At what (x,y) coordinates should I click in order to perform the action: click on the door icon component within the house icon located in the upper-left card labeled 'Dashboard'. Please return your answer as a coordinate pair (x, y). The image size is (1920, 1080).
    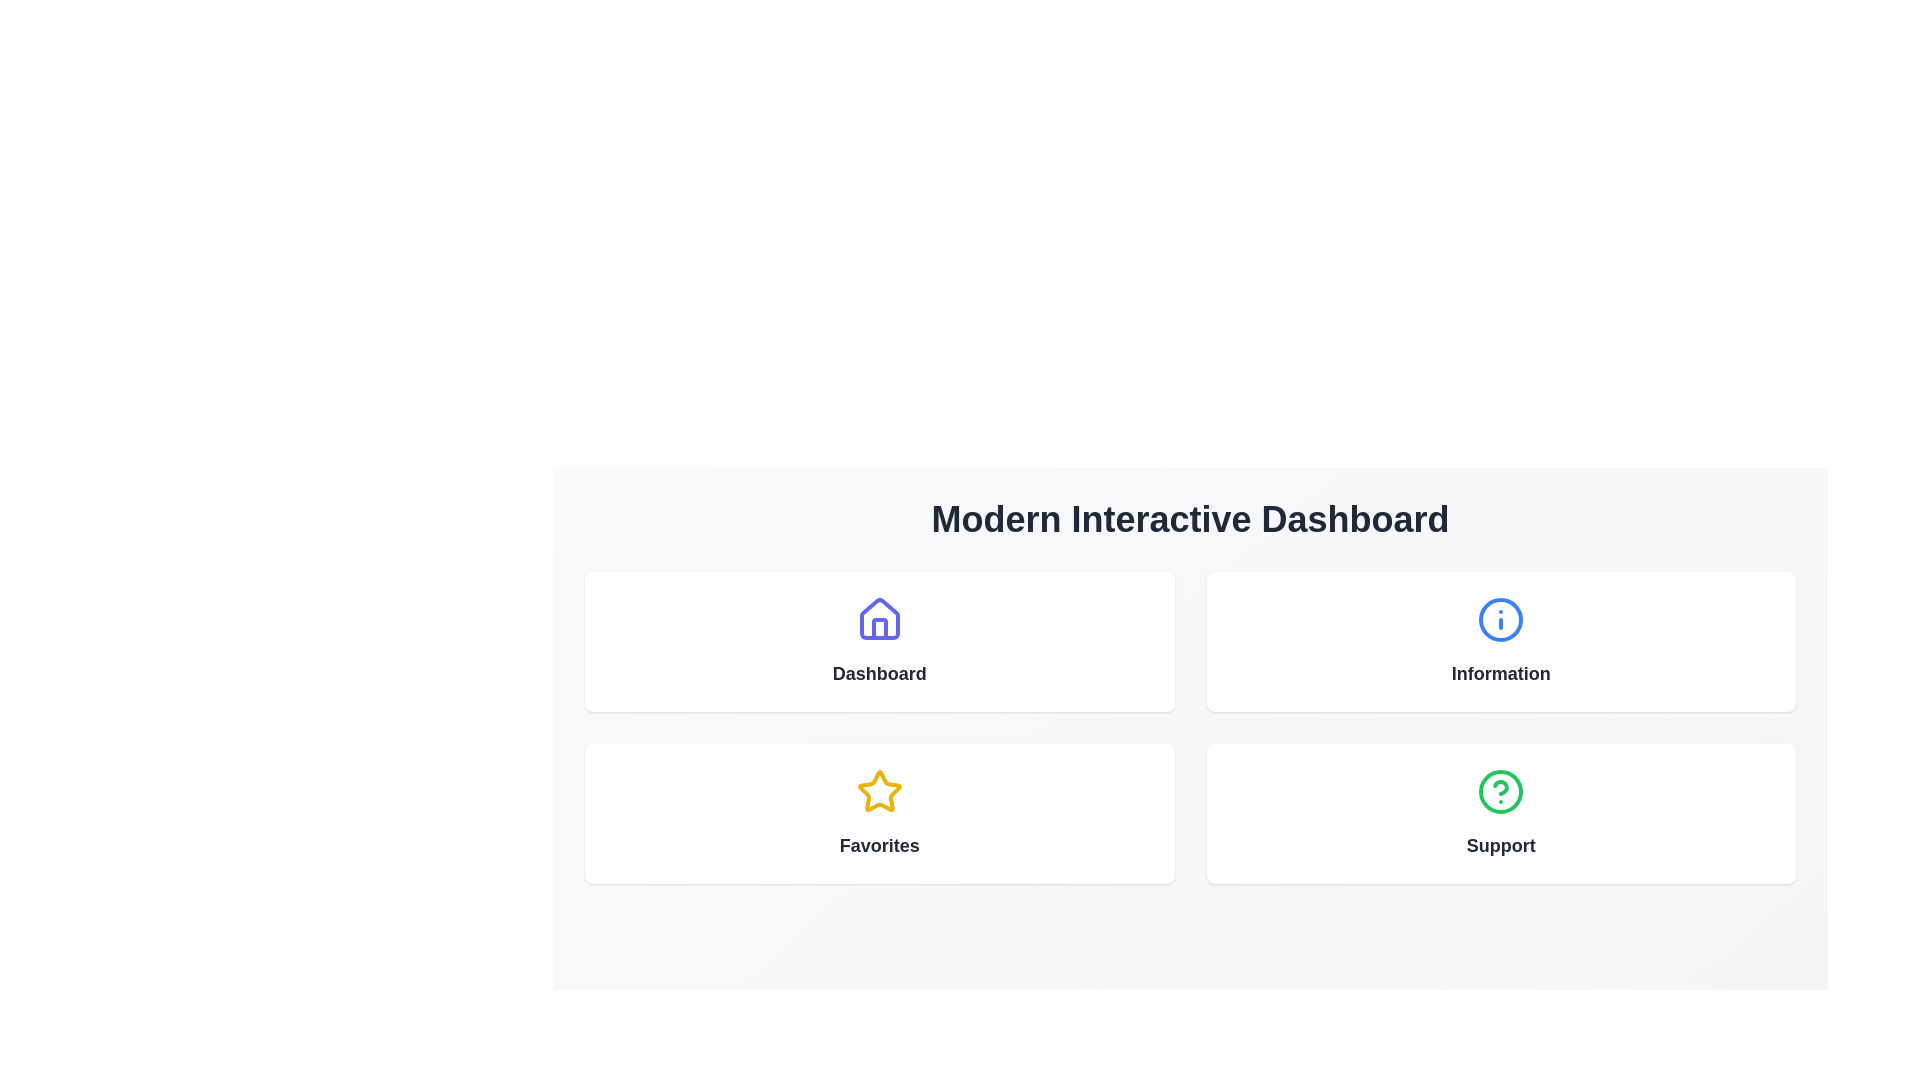
    Looking at the image, I should click on (879, 627).